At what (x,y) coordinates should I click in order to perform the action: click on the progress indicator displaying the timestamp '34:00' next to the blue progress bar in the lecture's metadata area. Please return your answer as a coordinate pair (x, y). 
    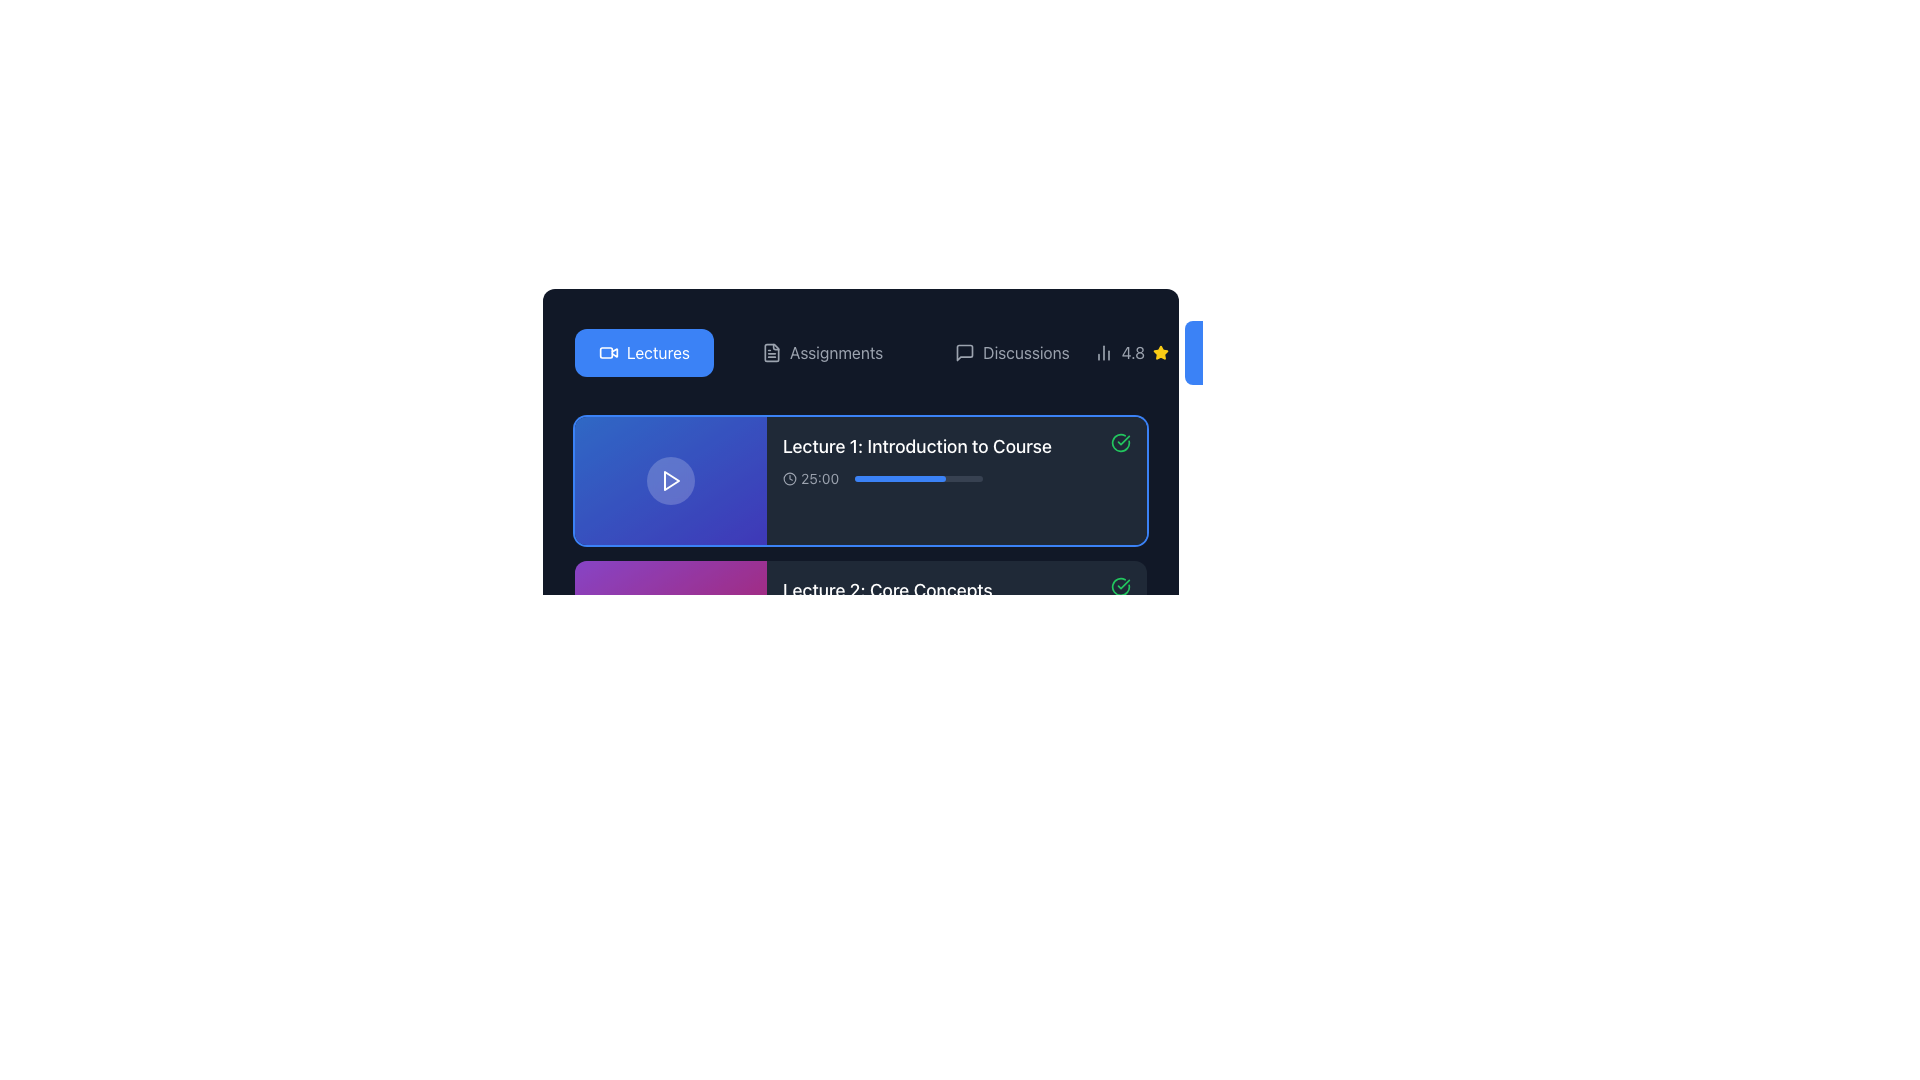
    Looking at the image, I should click on (915, 766).